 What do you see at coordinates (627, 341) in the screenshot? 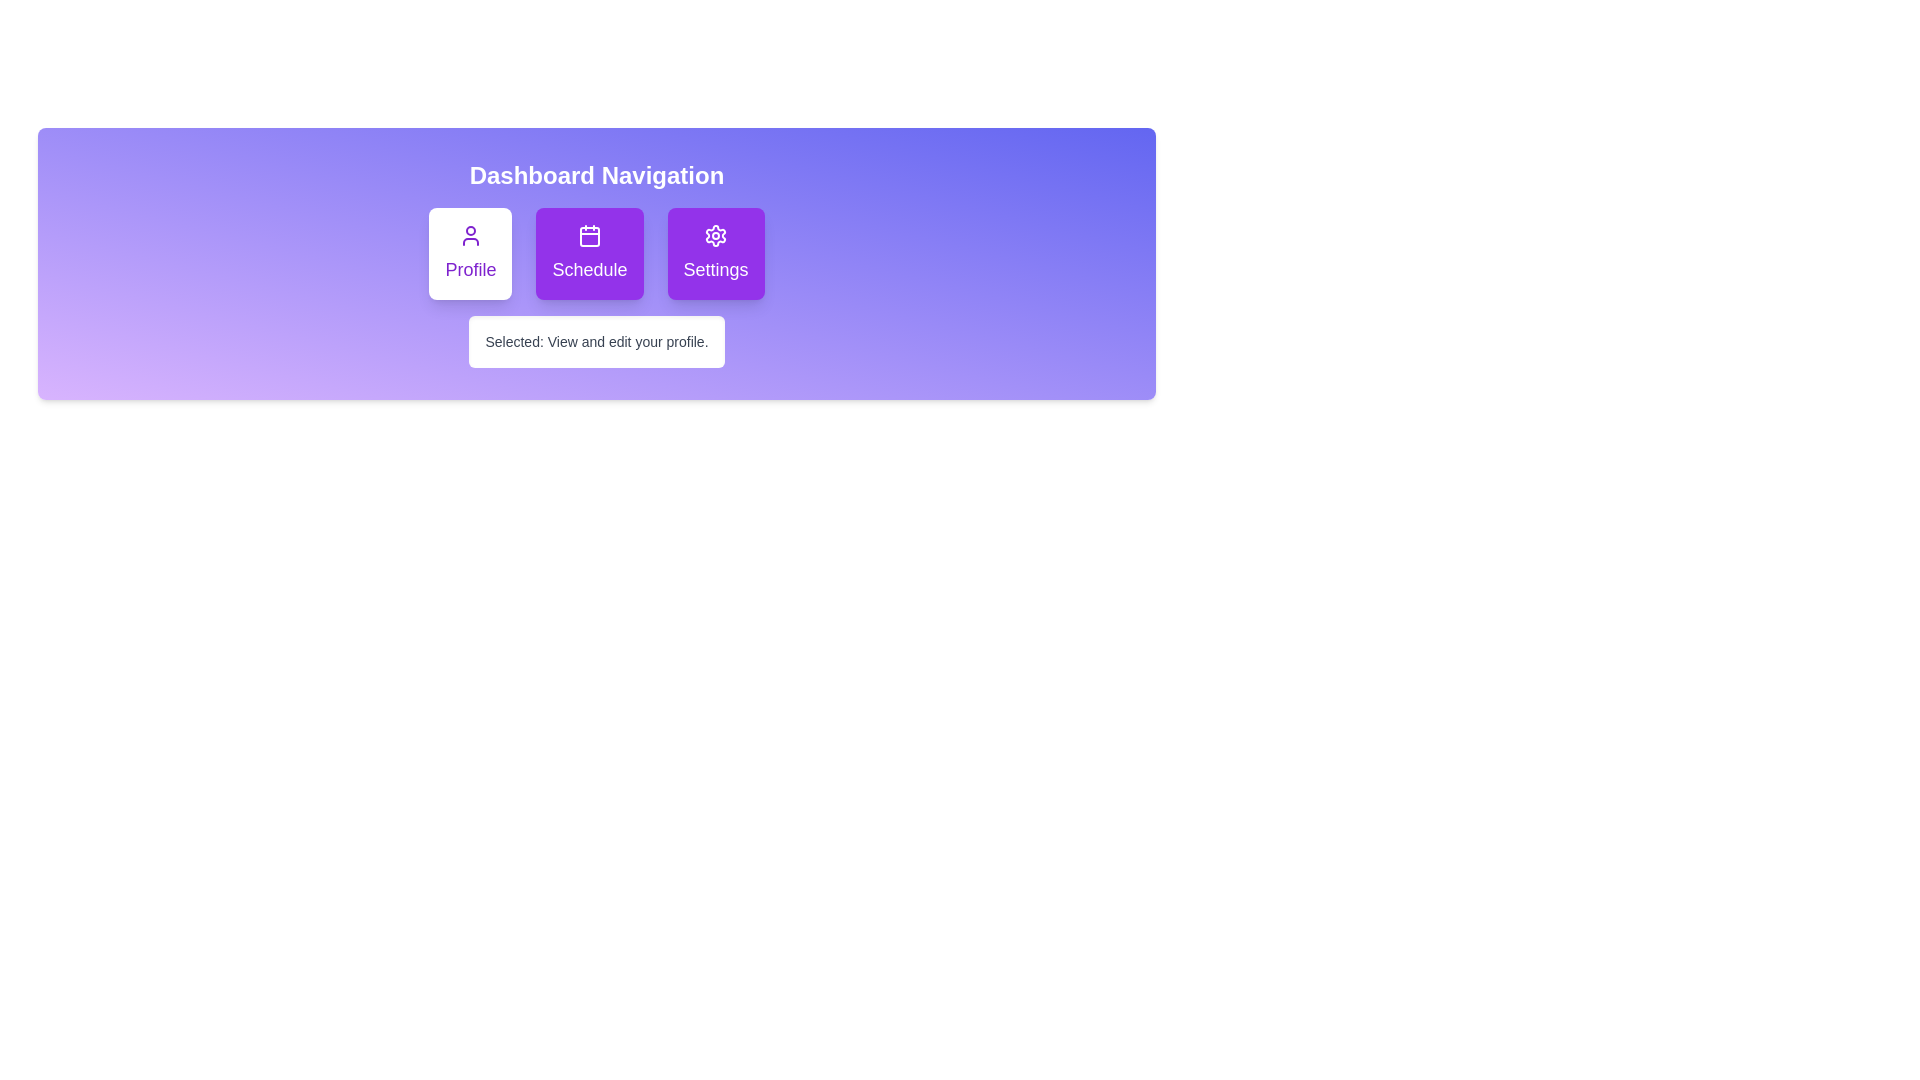
I see `the static text element that provides information about profile-related options, located centrally at the bottom of the interface` at bounding box center [627, 341].